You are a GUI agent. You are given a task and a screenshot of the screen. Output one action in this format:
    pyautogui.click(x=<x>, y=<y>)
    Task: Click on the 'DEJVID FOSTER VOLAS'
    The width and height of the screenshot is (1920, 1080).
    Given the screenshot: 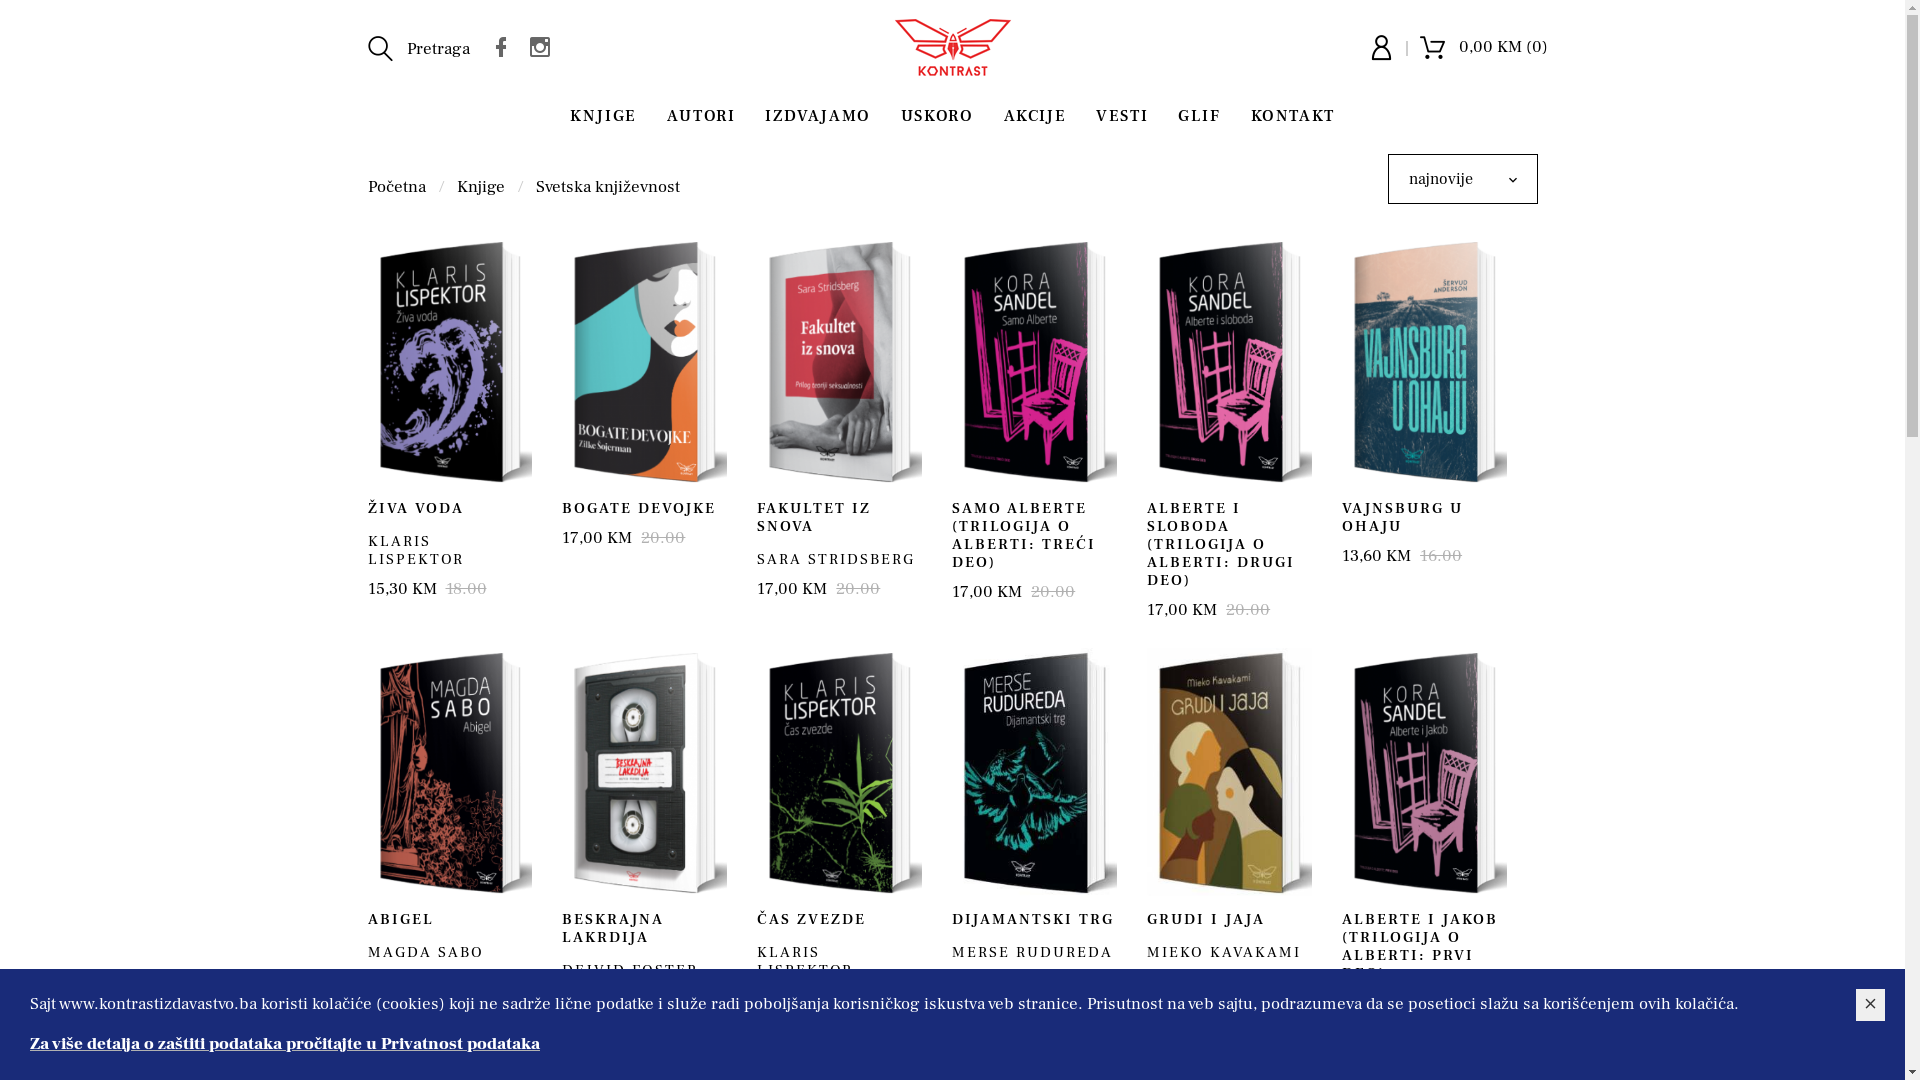 What is the action you would take?
    pyautogui.click(x=628, y=978)
    